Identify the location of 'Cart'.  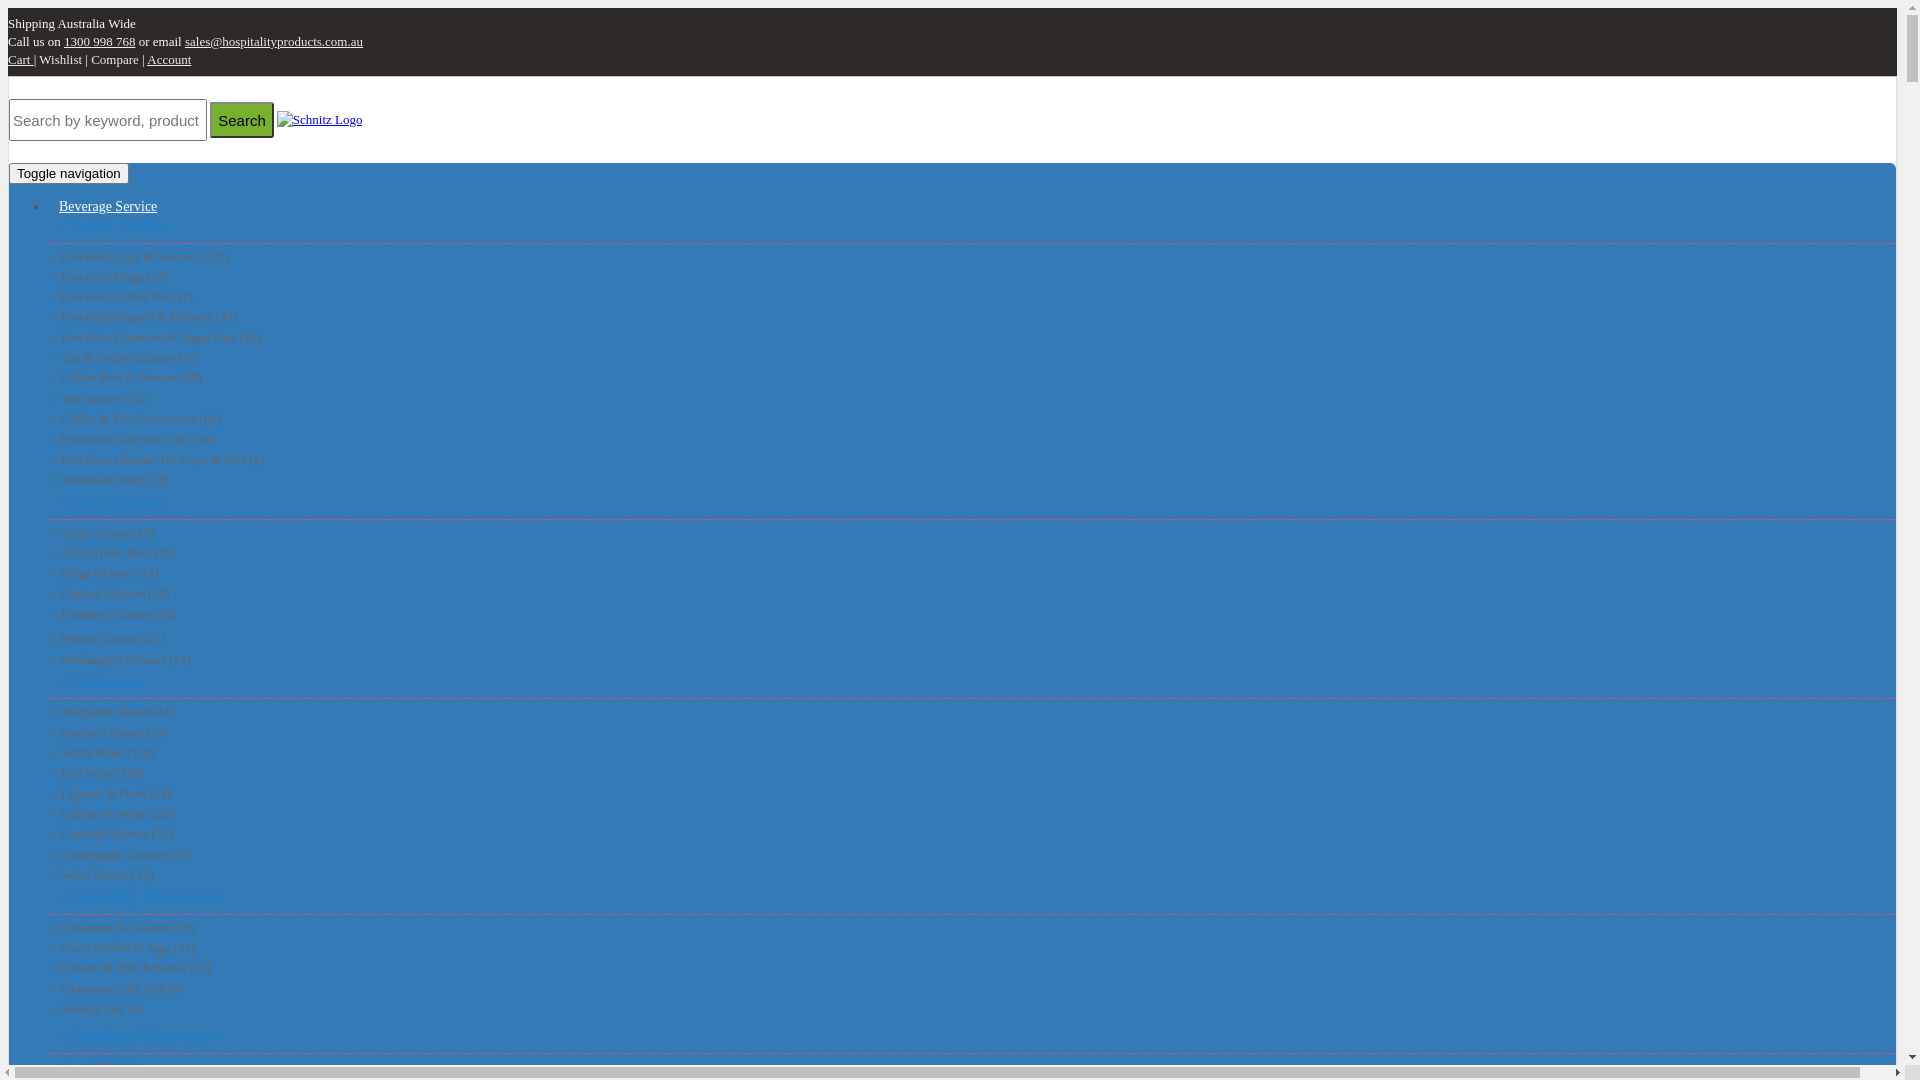
(20, 58).